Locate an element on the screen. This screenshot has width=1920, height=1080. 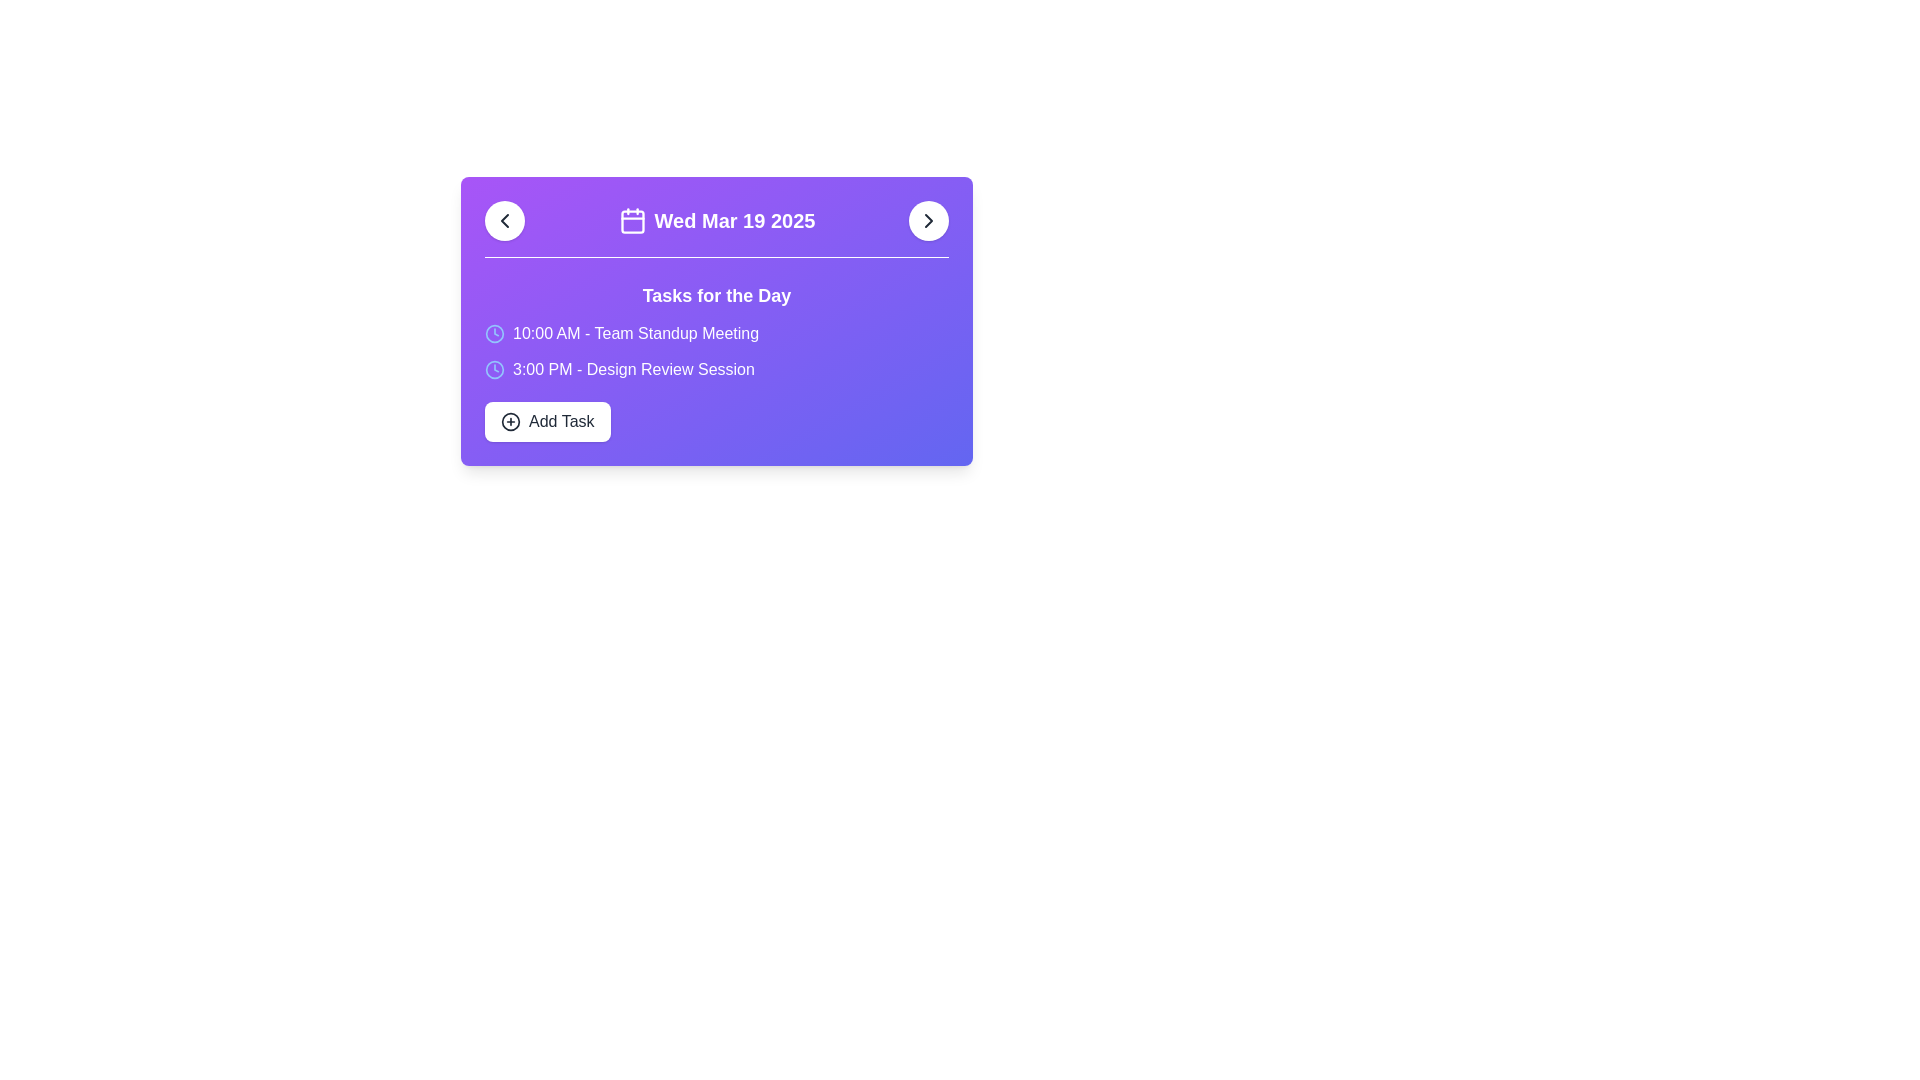
the scheduled task or meeting time and description element located in the first row of the 'Tasks for the Day' section, which informs the user about the activity occurring at 10:00 AM is located at coordinates (716, 333).